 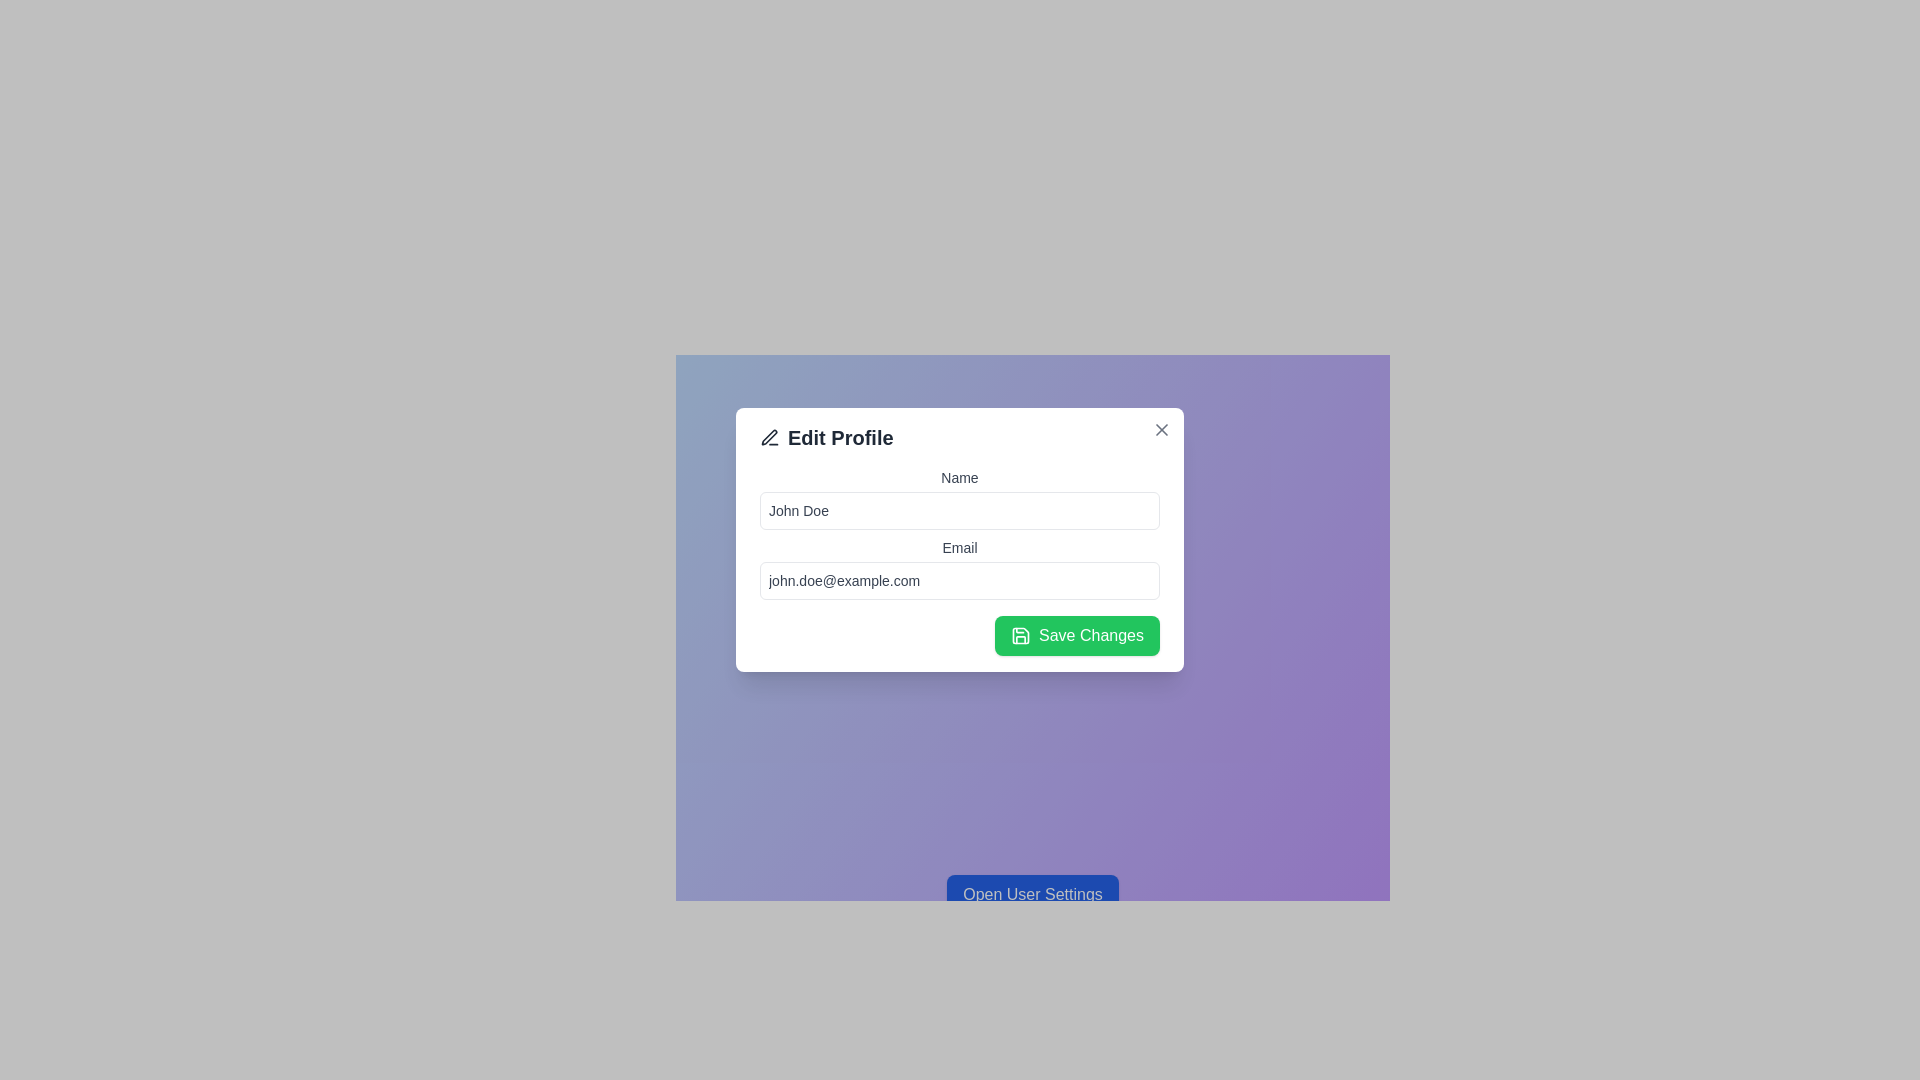 What do you see at coordinates (1161, 428) in the screenshot?
I see `the circular 'X' button located in the top-right corner of the 'Edit Profile' panel` at bounding box center [1161, 428].